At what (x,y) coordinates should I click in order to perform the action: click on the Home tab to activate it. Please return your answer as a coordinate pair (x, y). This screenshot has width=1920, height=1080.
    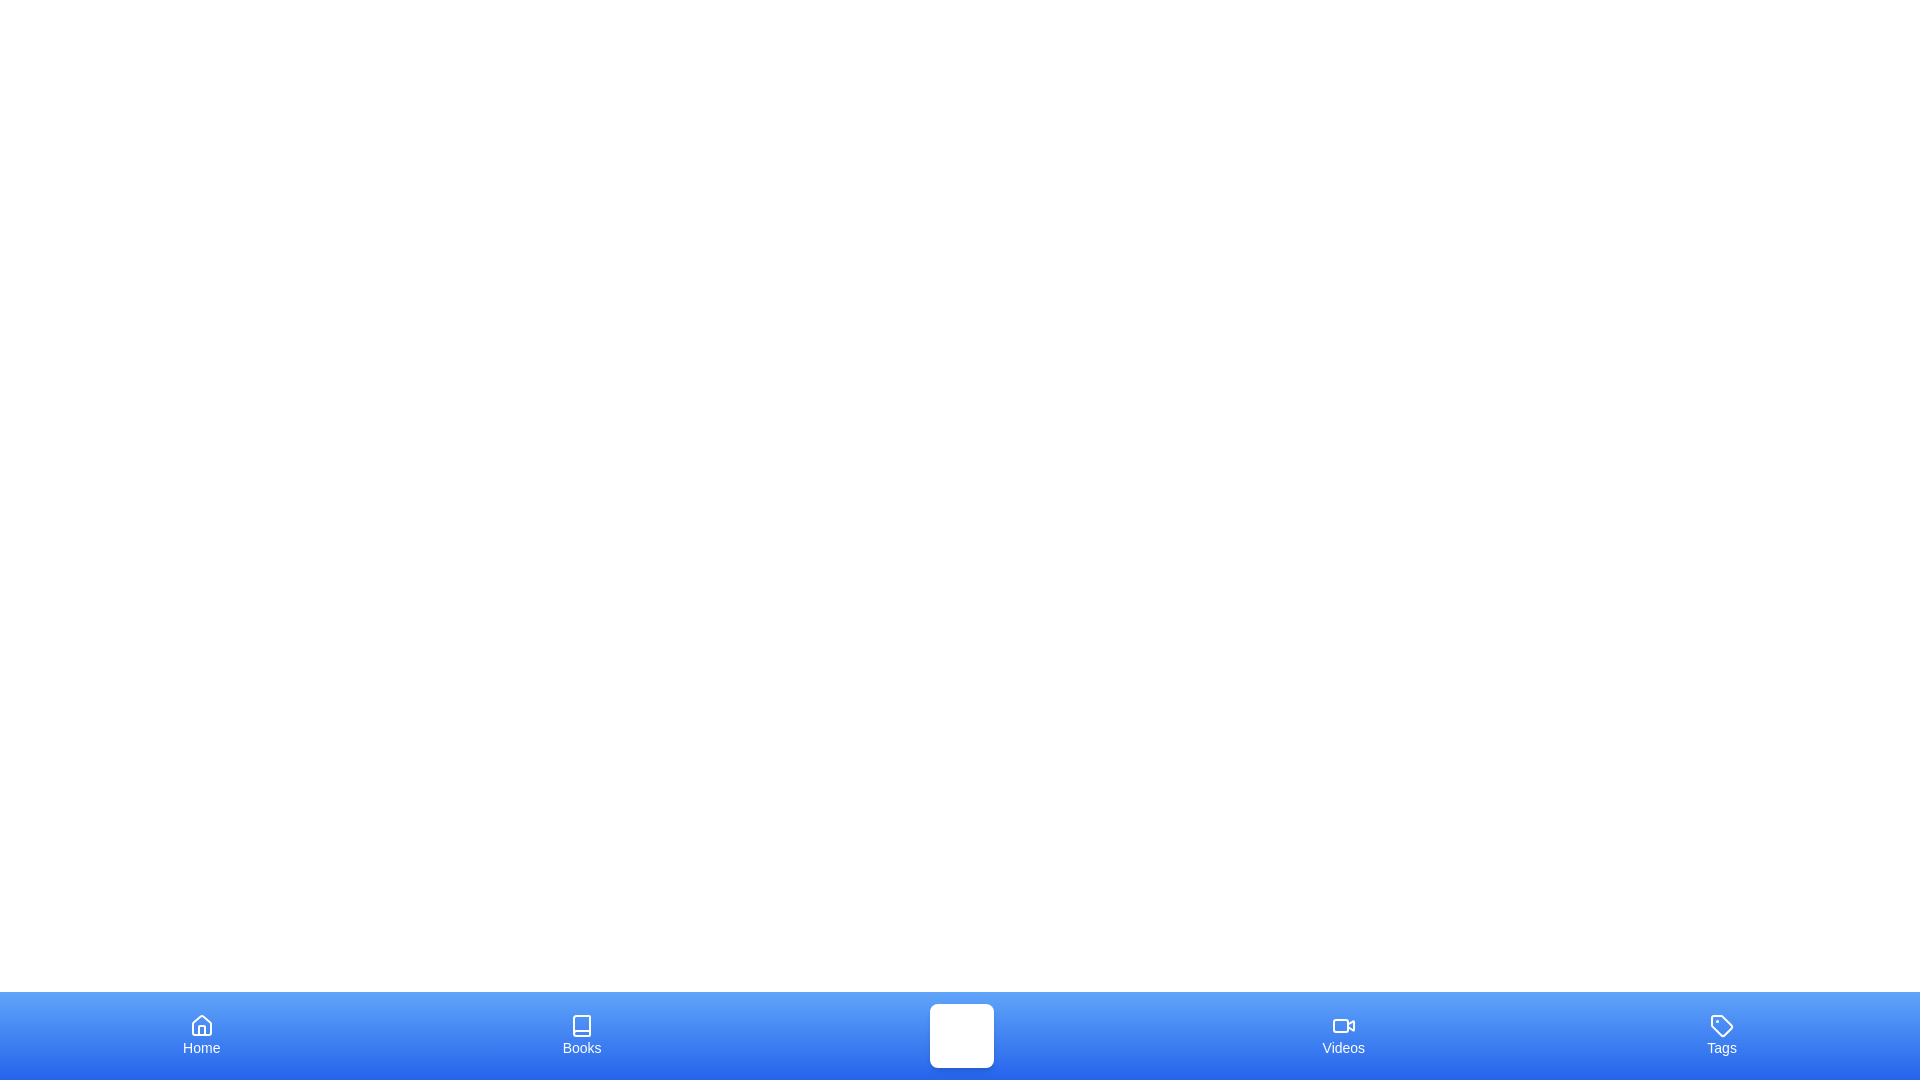
    Looking at the image, I should click on (201, 1035).